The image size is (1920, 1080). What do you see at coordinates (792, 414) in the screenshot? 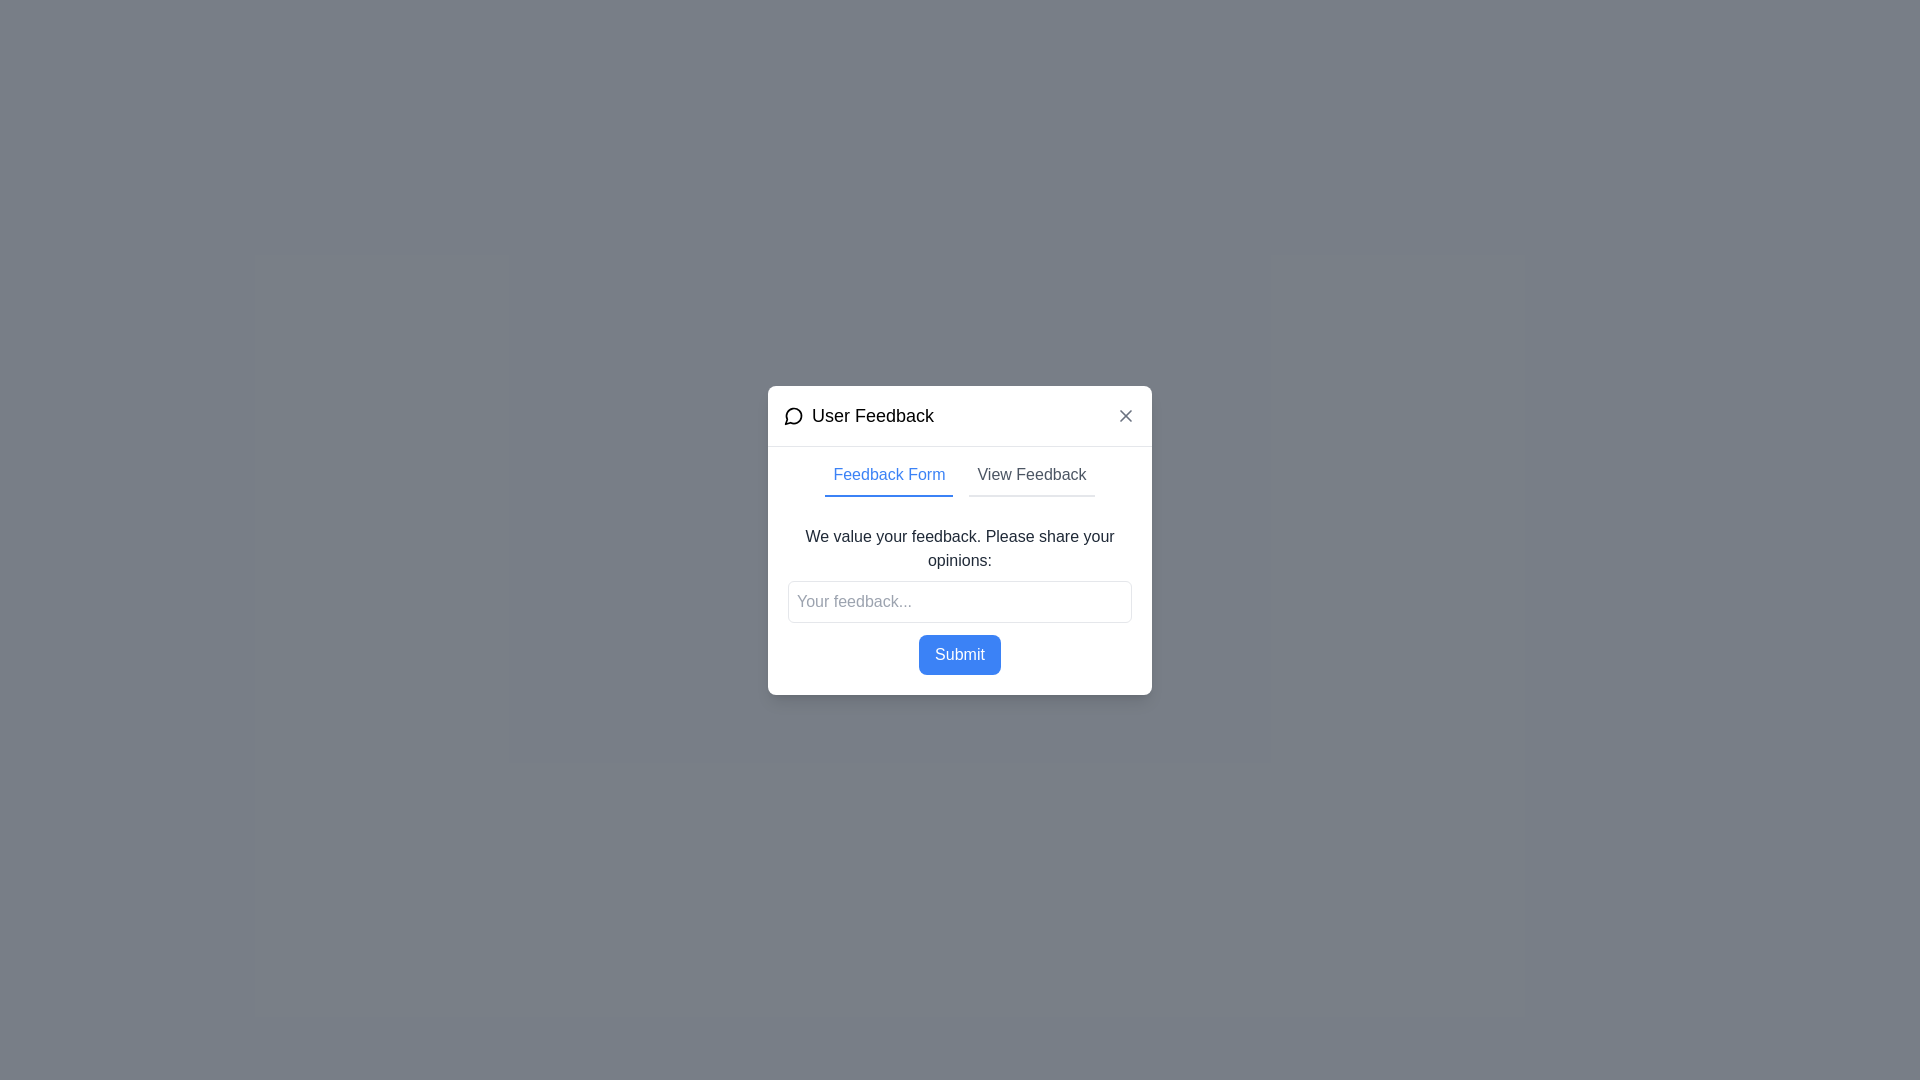
I see `the message circle icon, which has a black outline and is transparent, located in the top-left corner of the modal header before the 'User Feedback' text` at bounding box center [792, 414].